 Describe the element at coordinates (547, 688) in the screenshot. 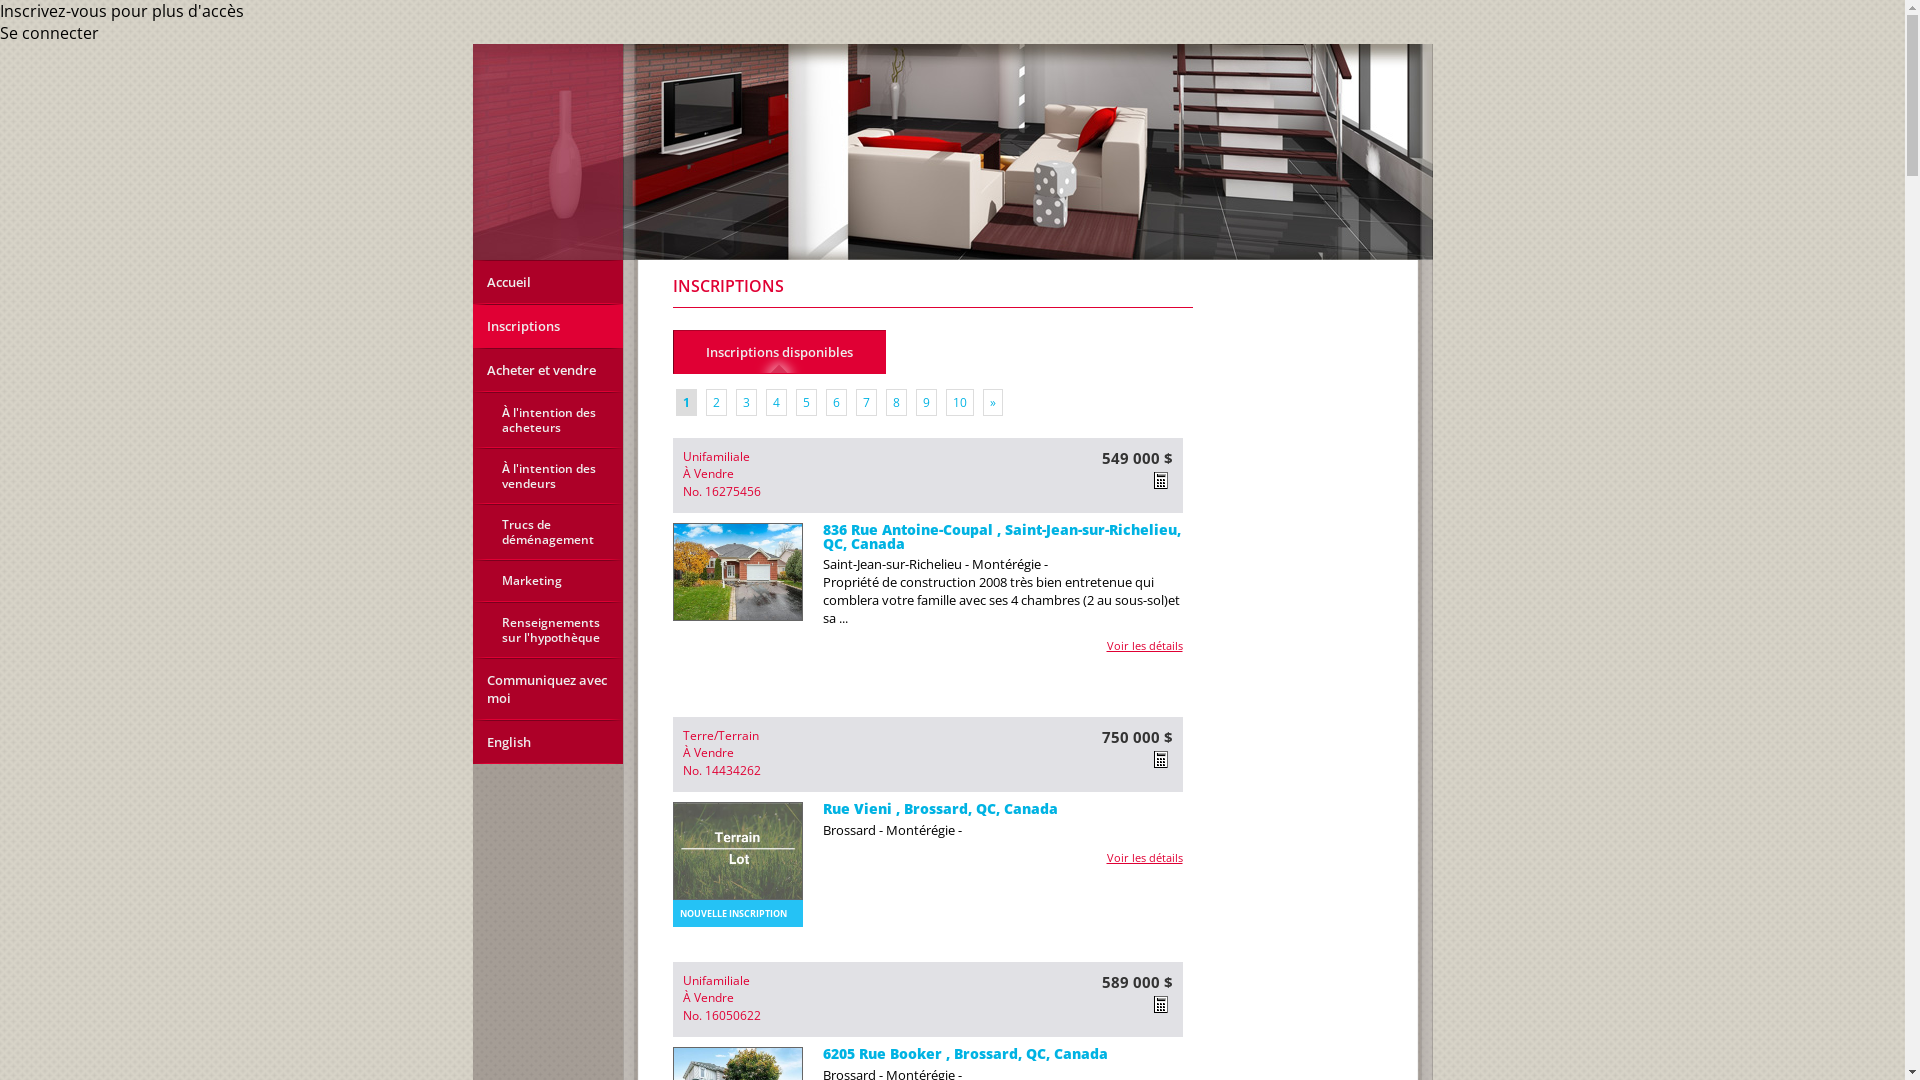

I see `'Communiquez avec moi'` at that location.